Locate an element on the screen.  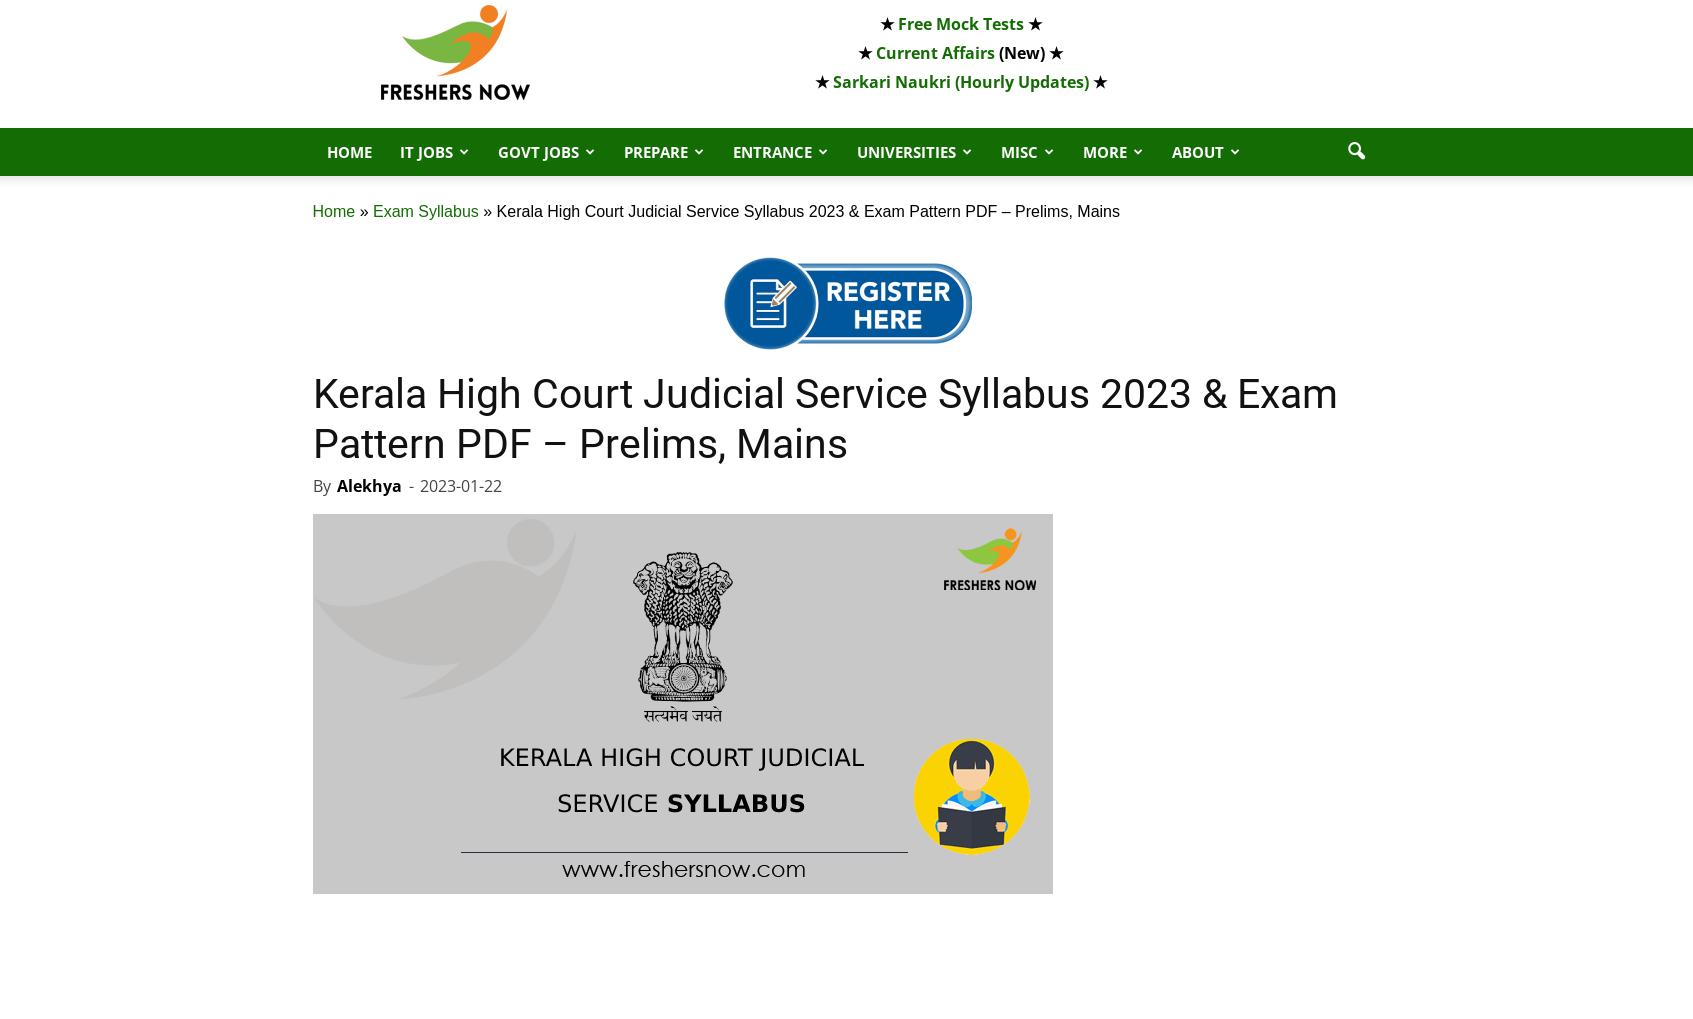
'2023-01-22' is located at coordinates (459, 484).